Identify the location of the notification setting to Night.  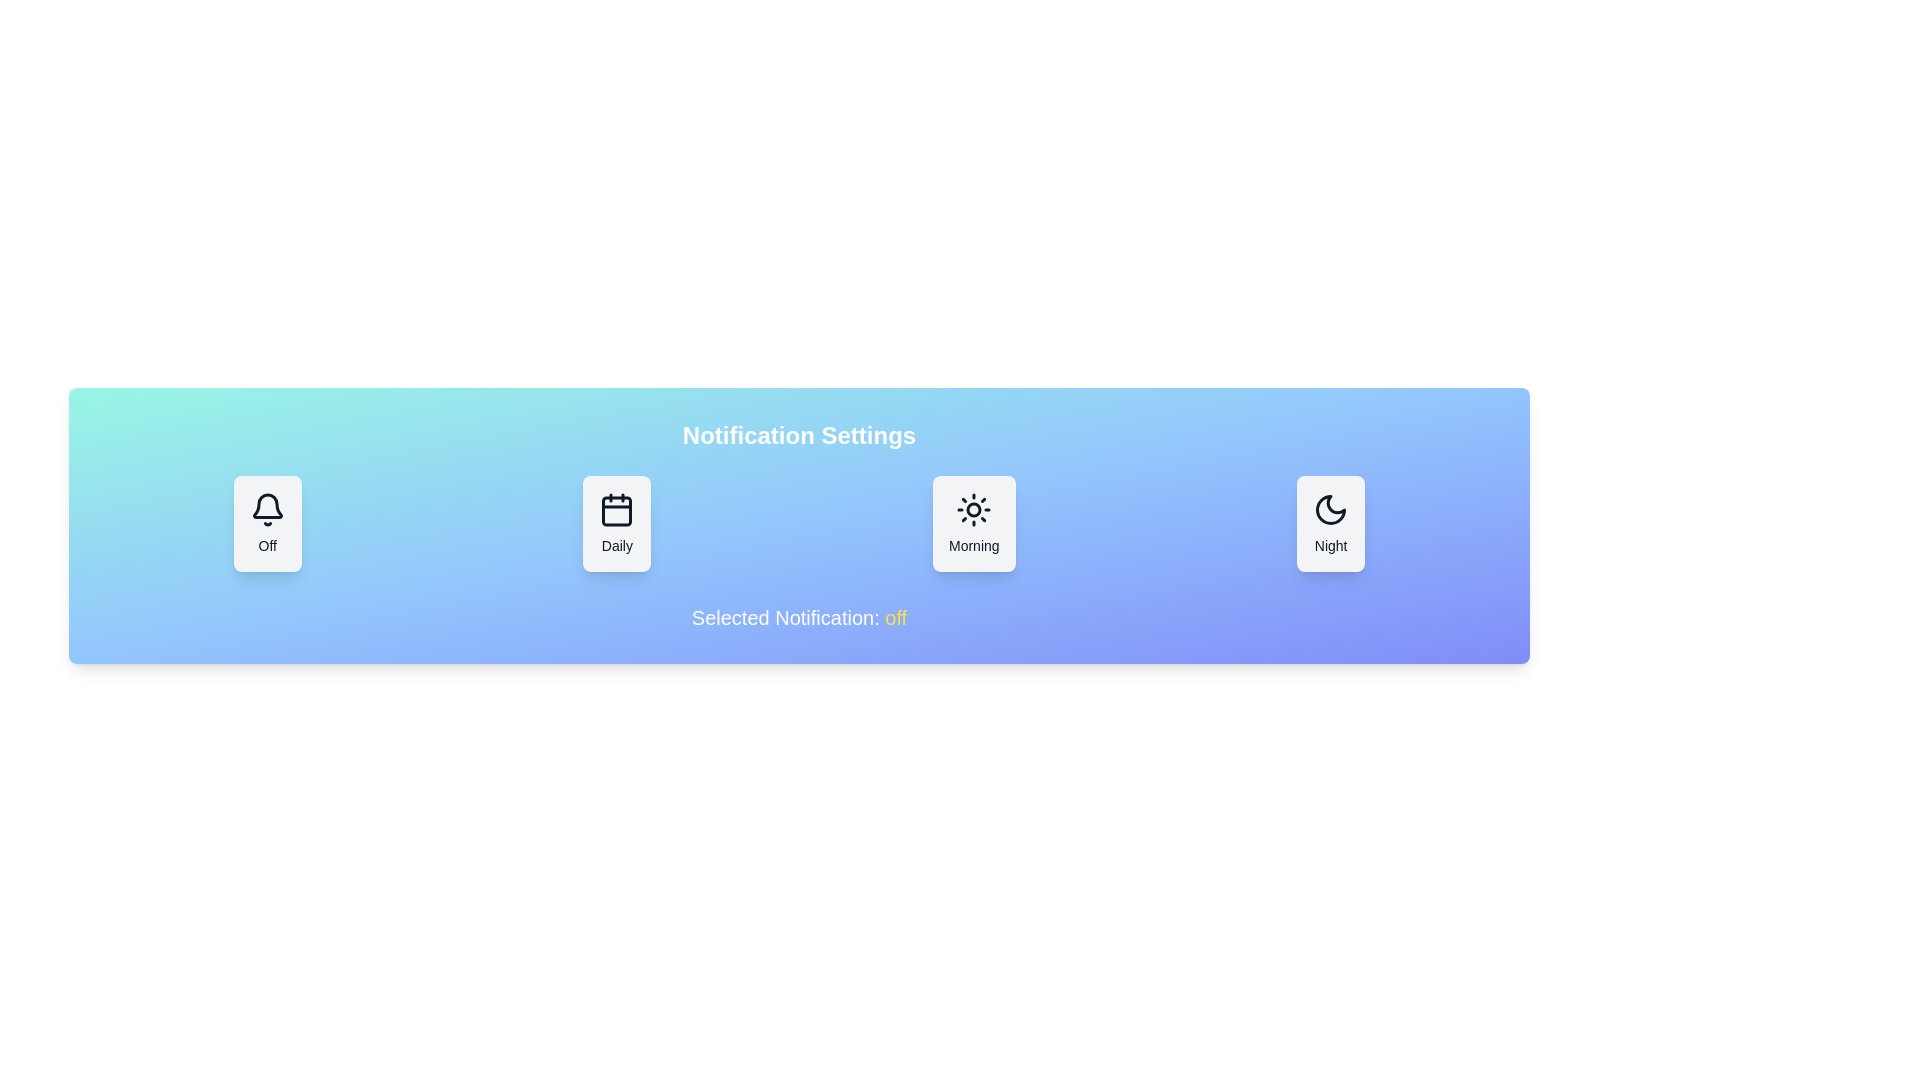
(1331, 523).